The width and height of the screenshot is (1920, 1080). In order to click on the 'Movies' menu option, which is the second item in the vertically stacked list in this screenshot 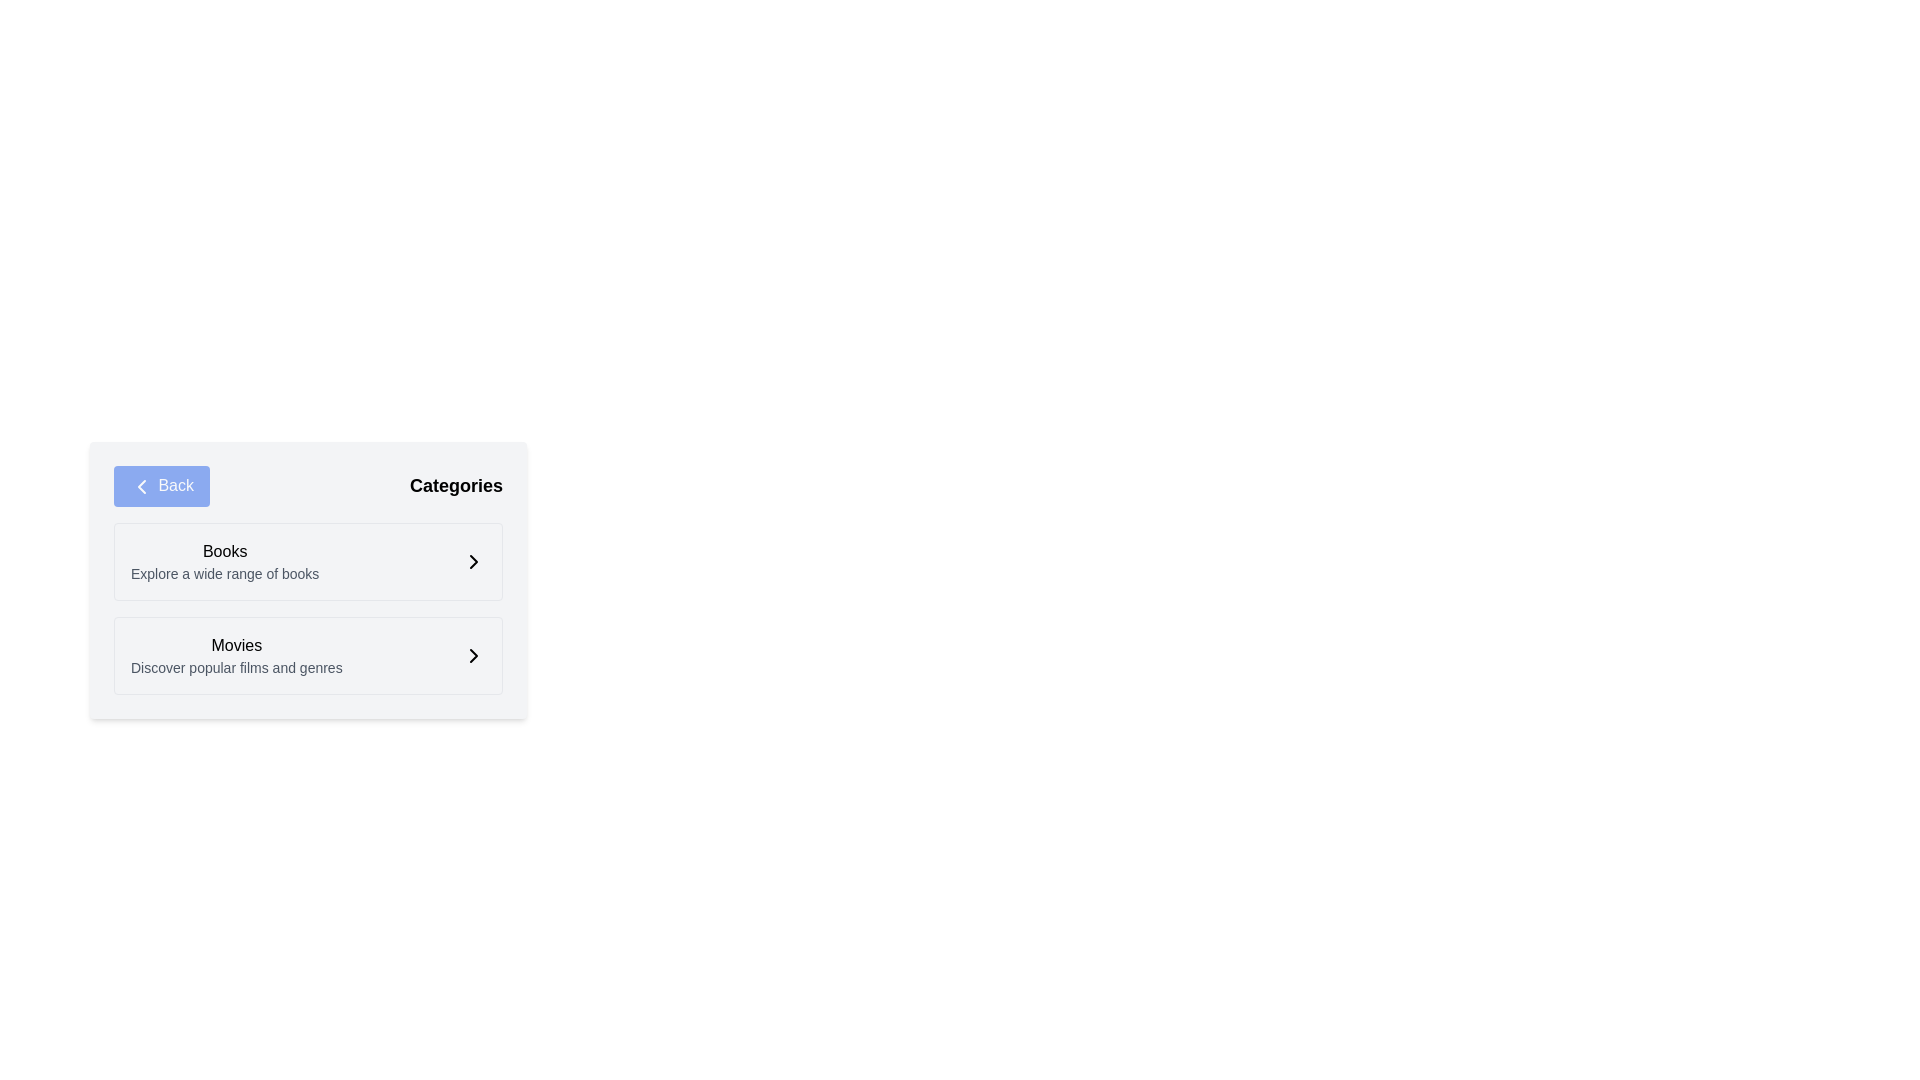, I will do `click(307, 655)`.